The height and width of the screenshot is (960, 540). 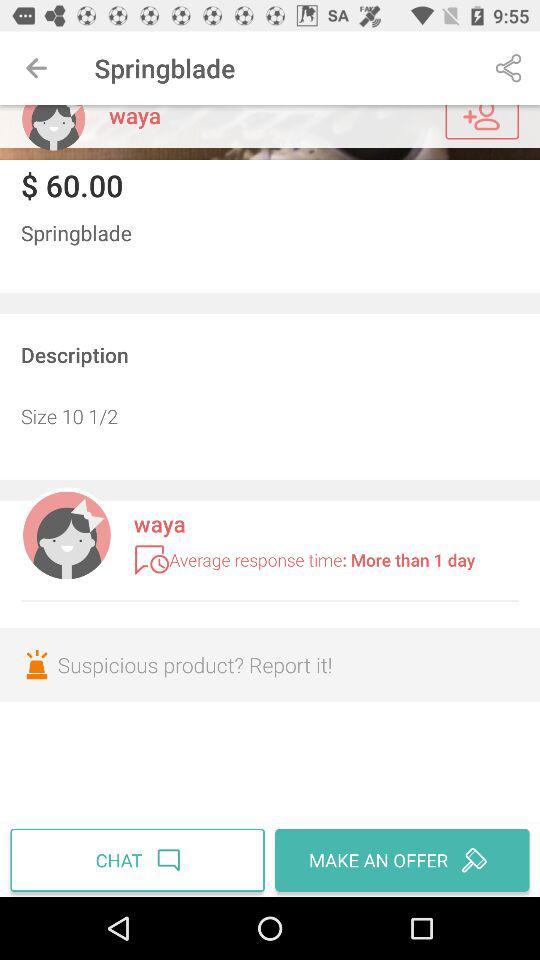 What do you see at coordinates (399, 859) in the screenshot?
I see `the make an offer item` at bounding box center [399, 859].